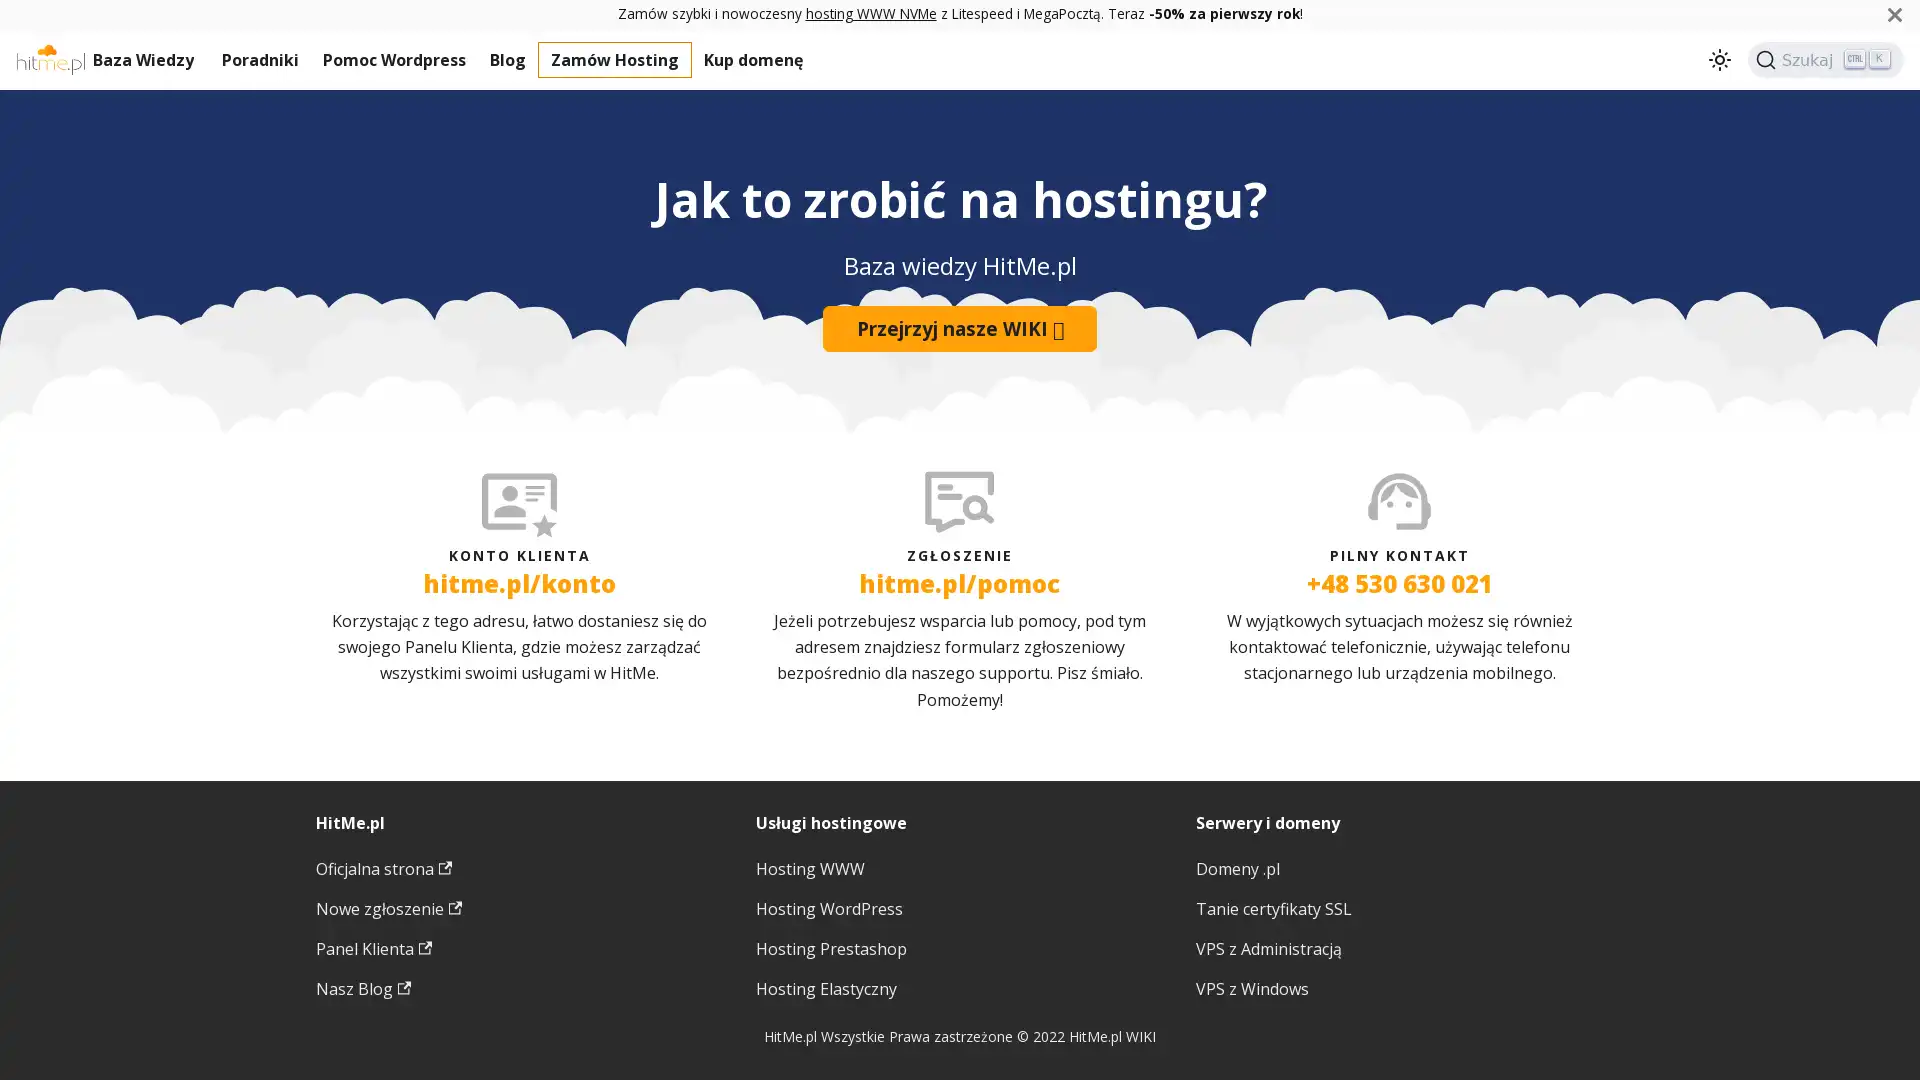  I want to click on Przeacz pomiedzy ciemnym a jasnym motywem (aktualnie ustawiony jasny motyw), so click(1718, 59).